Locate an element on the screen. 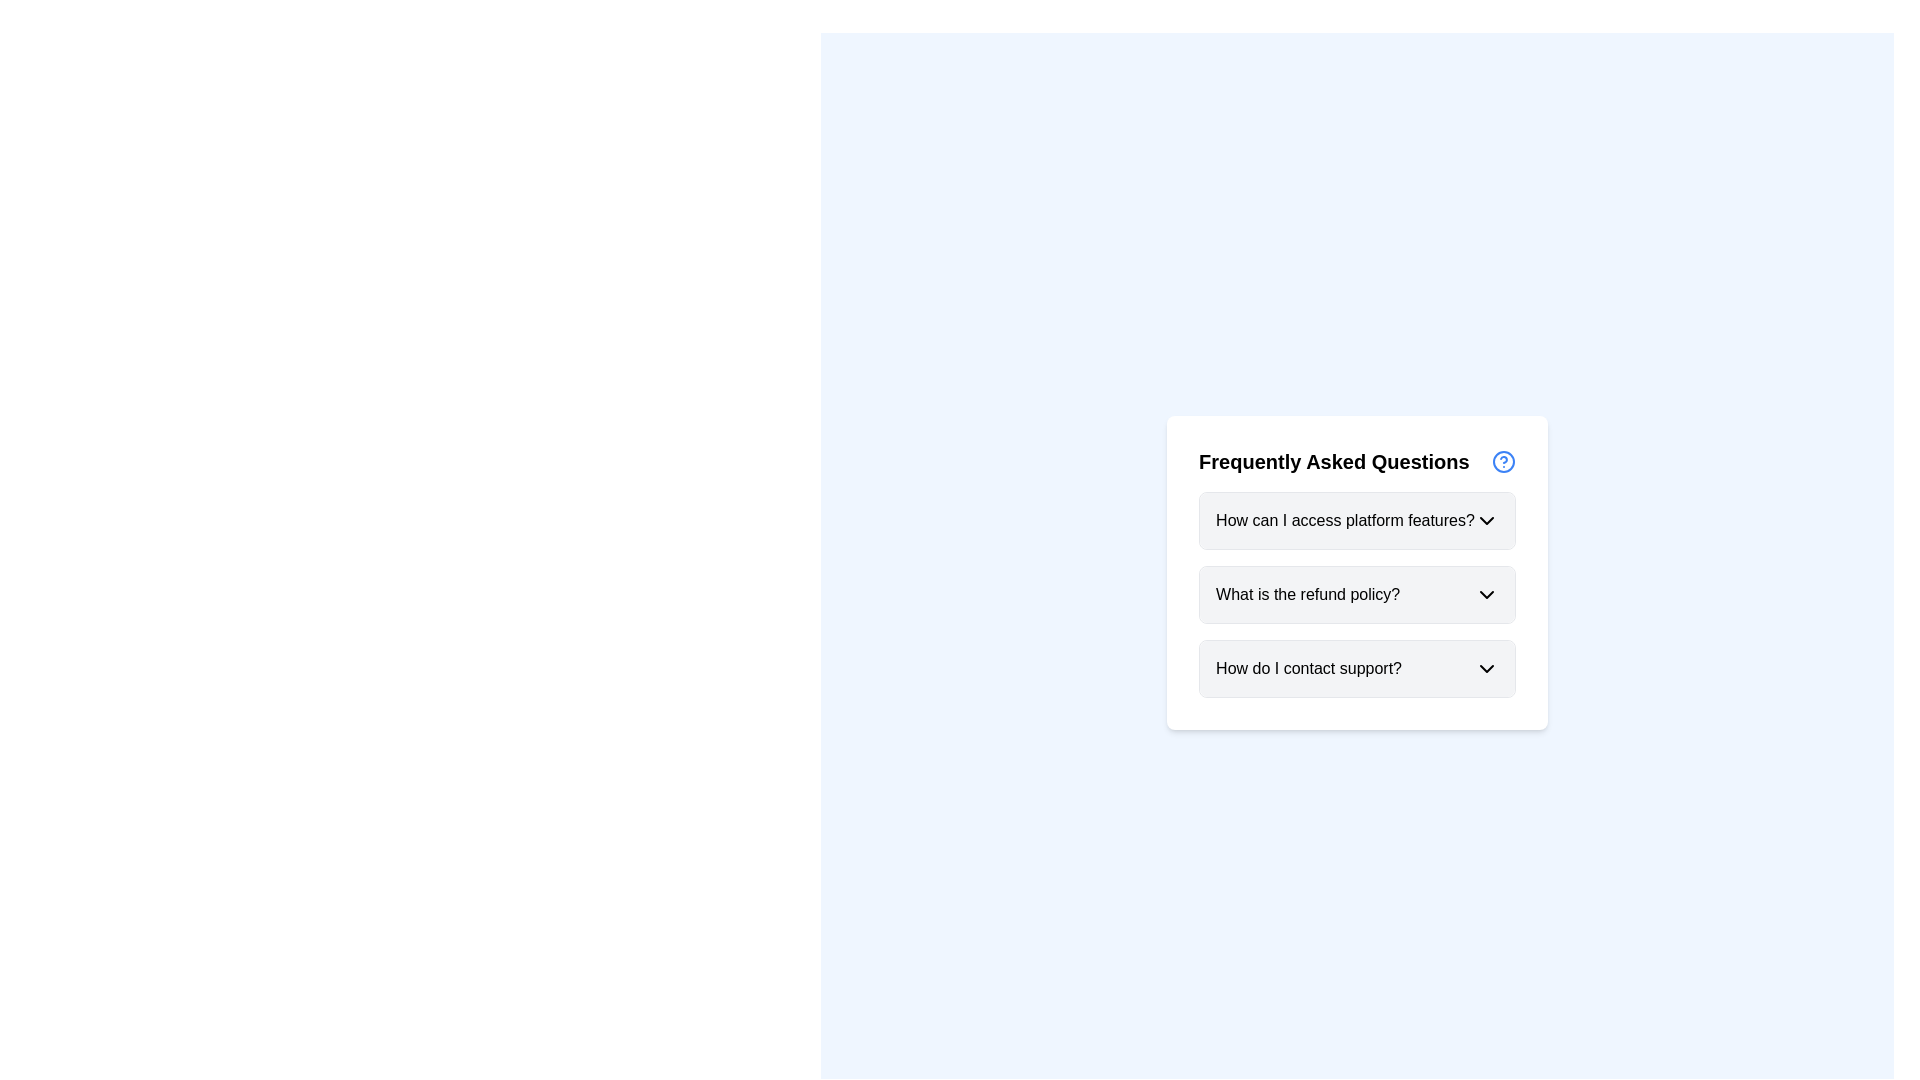 Image resolution: width=1920 pixels, height=1080 pixels. the text label displaying the question 'How can I access platform features?' to trigger a tooltip is located at coordinates (1345, 519).